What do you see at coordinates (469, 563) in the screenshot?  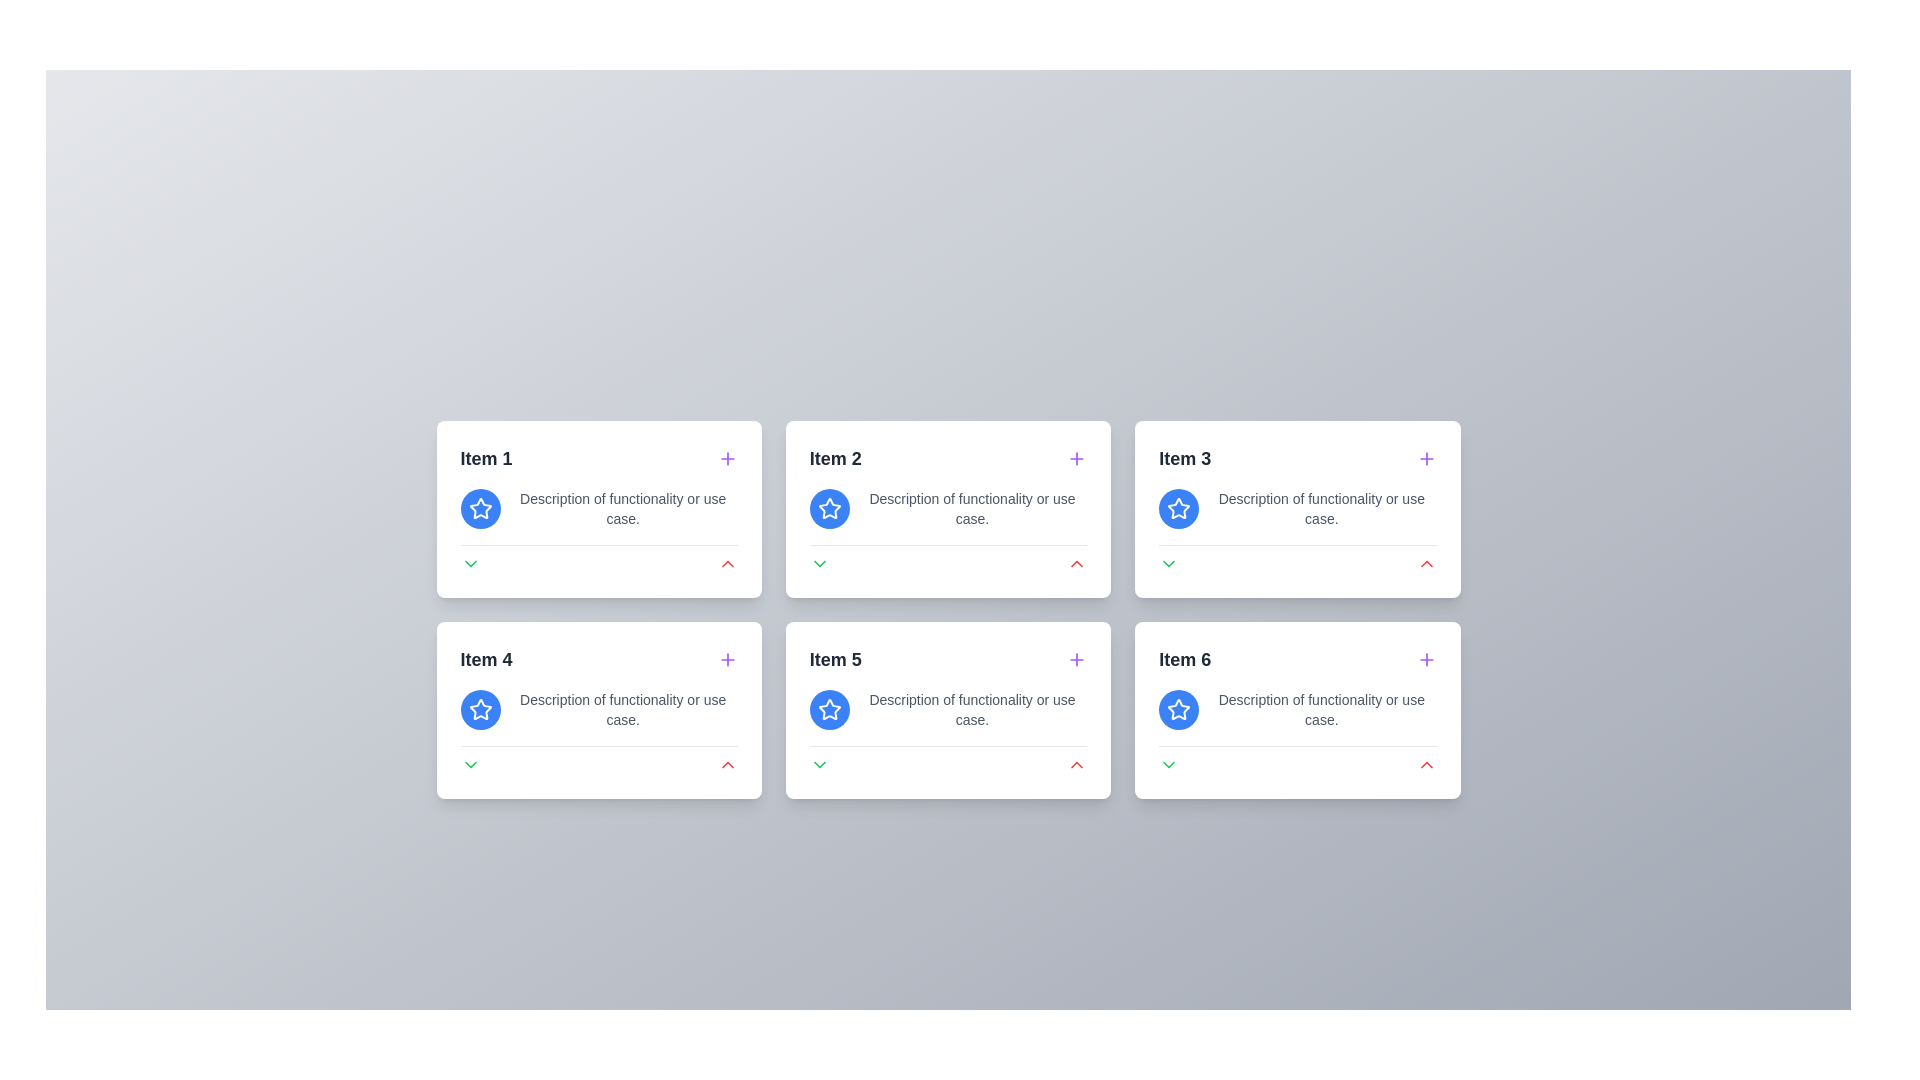 I see `the downward chevron icon located at the bottom left of the first card in the grid layout` at bounding box center [469, 563].